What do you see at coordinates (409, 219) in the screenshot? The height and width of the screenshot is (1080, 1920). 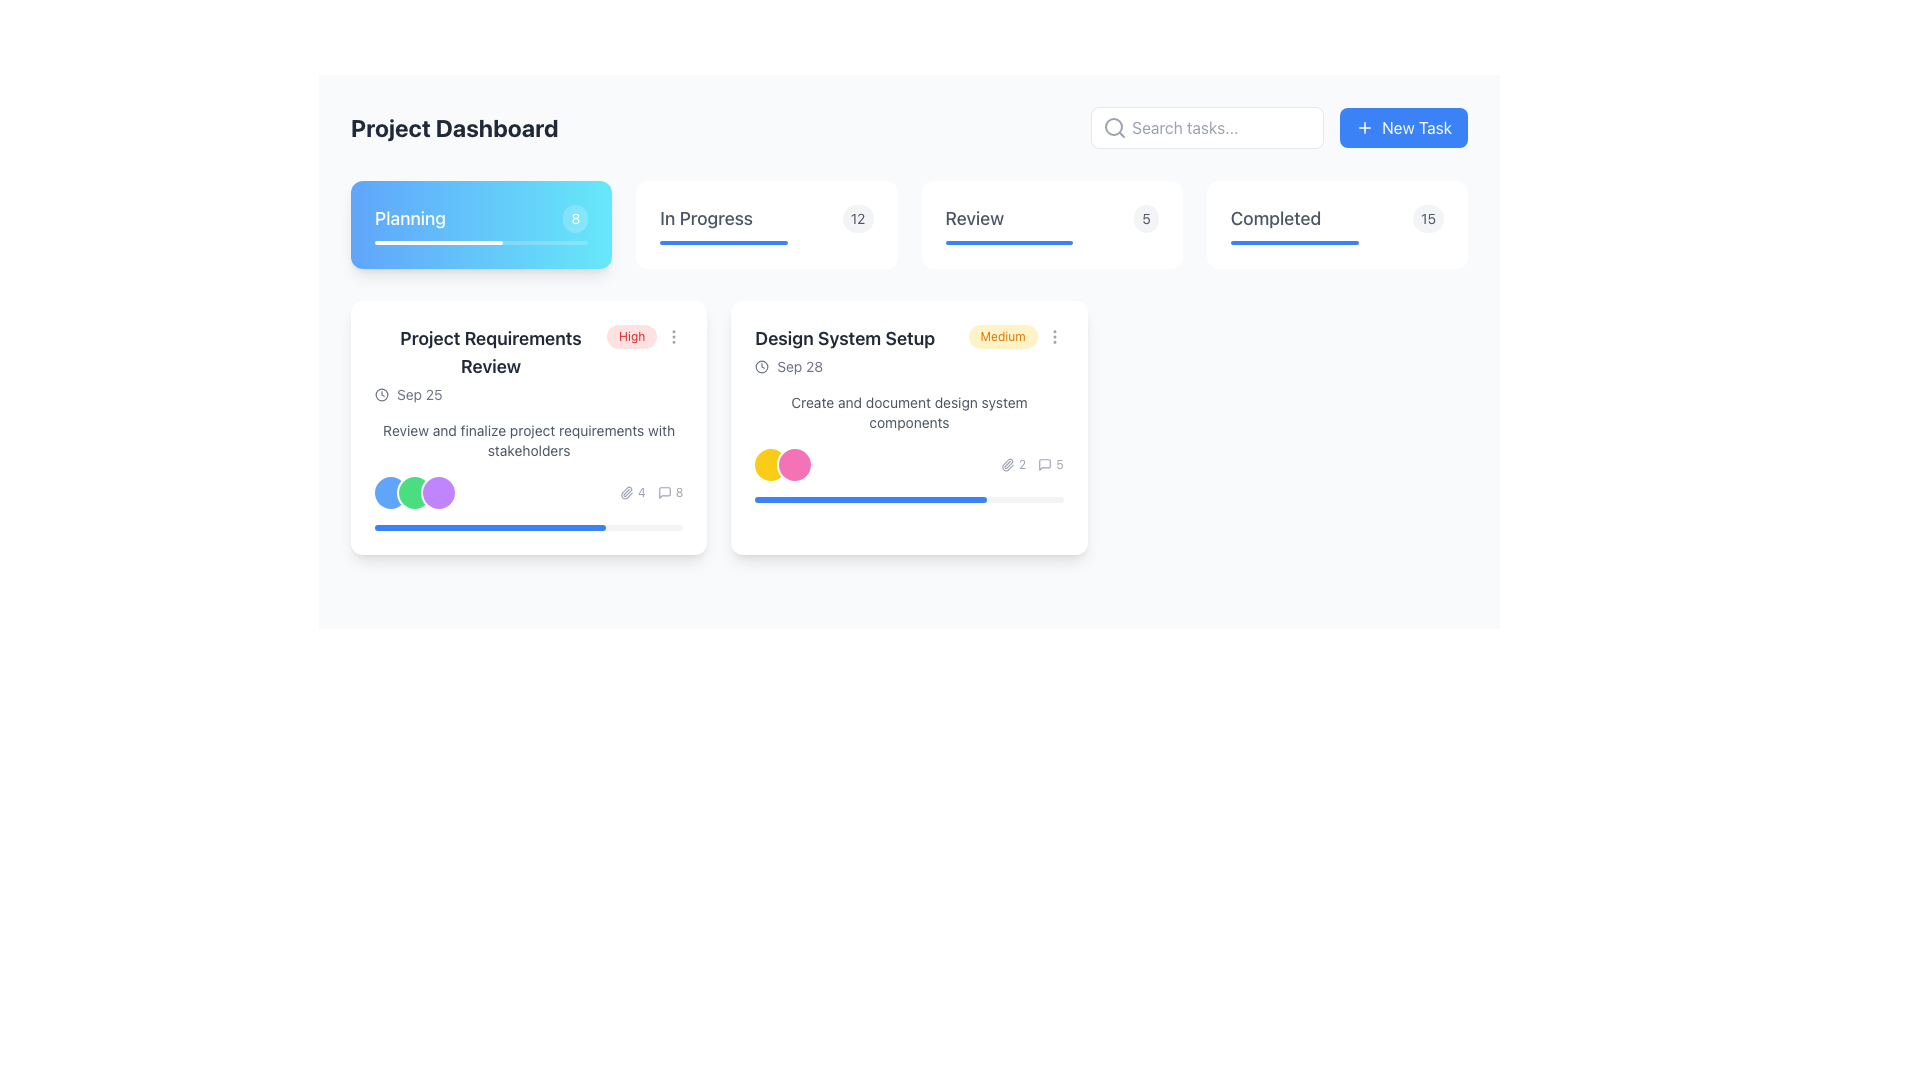 I see `the 'Planning' text label that serves as a heading within the blue-bordered widget on the dashboard interface` at bounding box center [409, 219].